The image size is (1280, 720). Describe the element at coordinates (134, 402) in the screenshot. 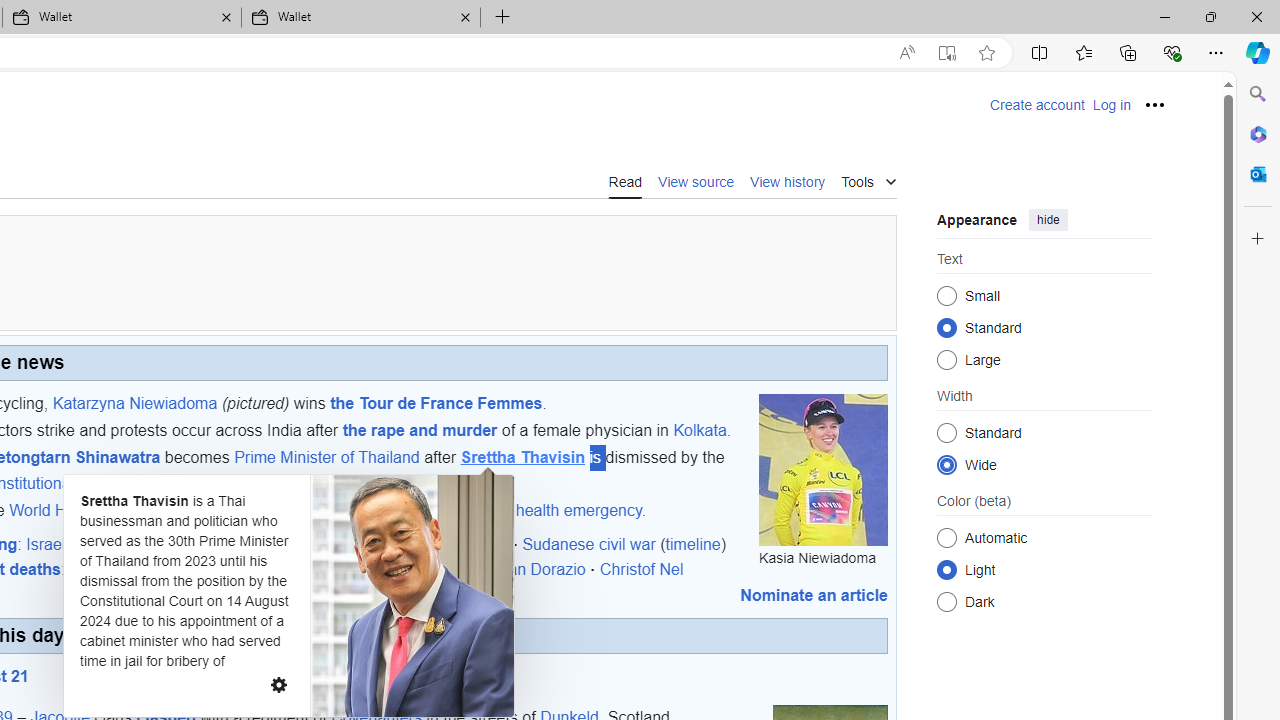

I see `'Katarzyna Niewiadoma'` at that location.